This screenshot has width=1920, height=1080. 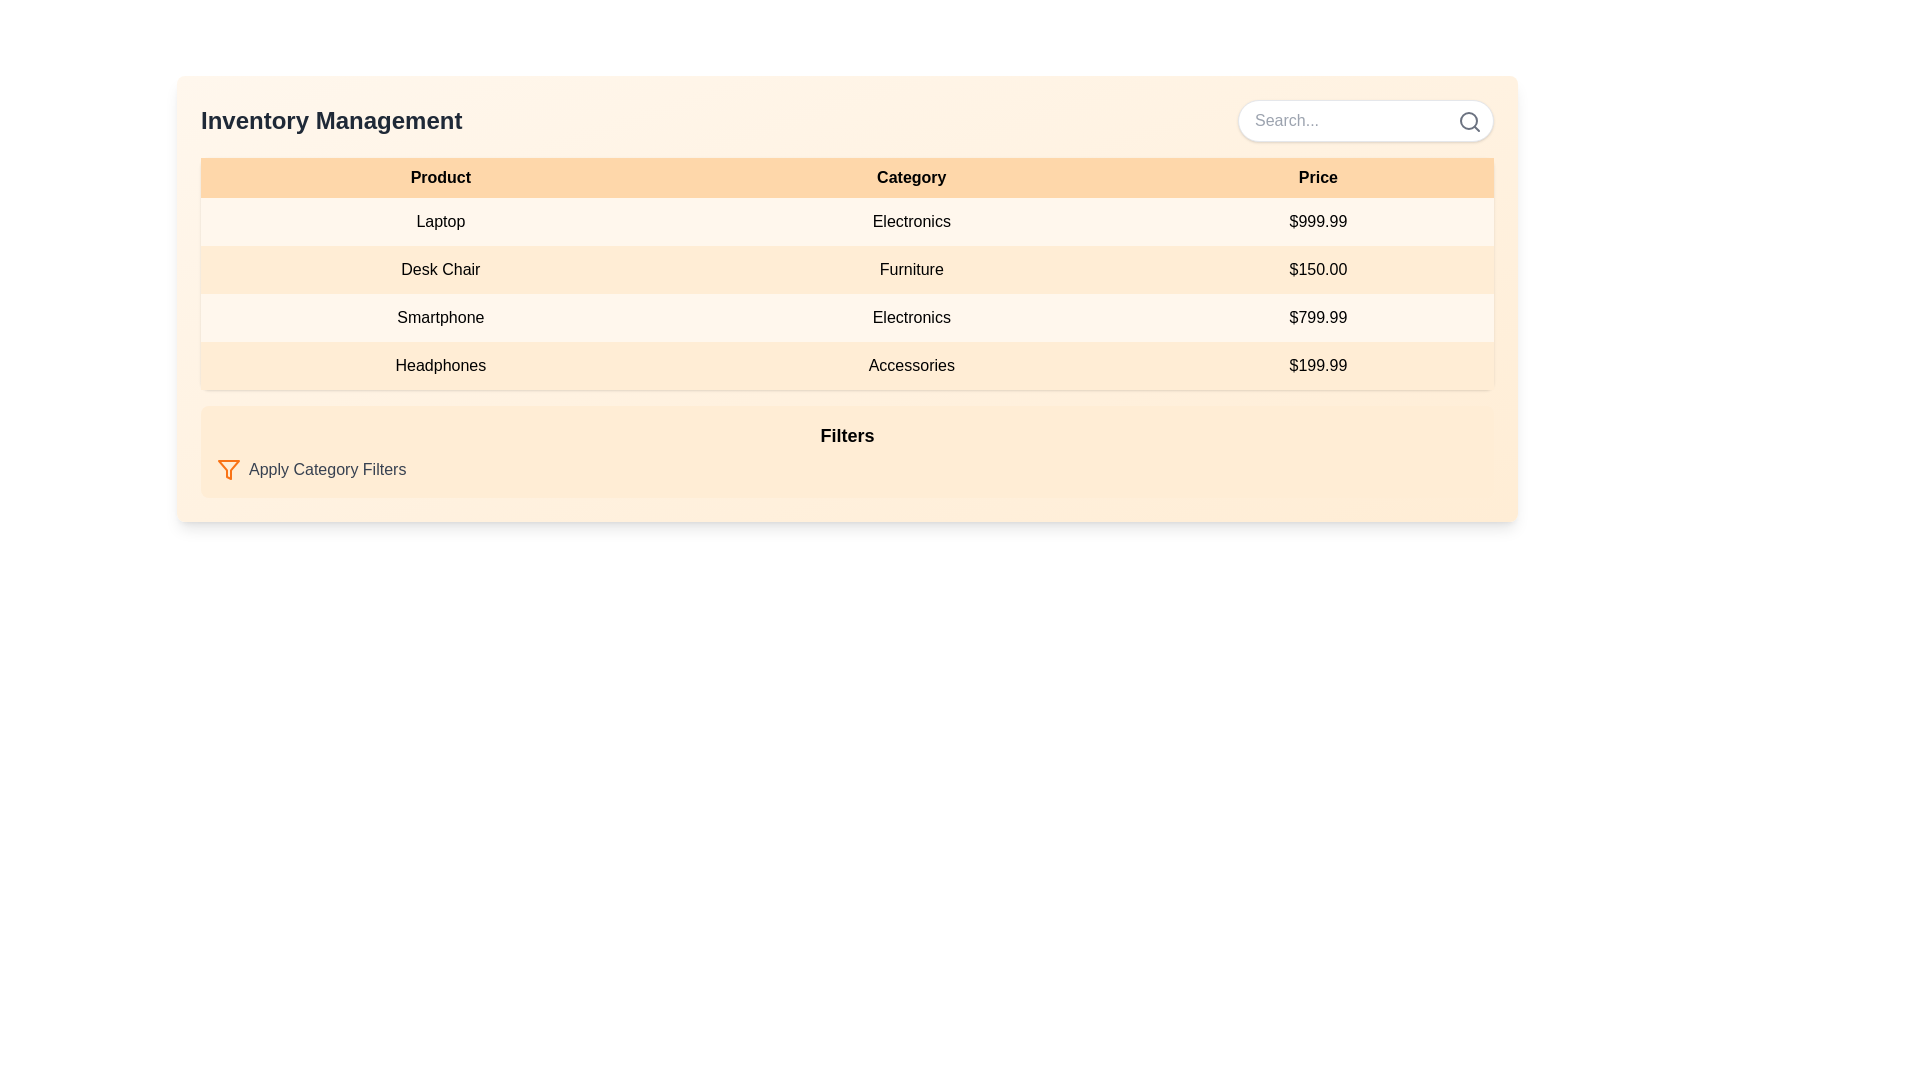 What do you see at coordinates (910, 222) in the screenshot?
I see `text label indicating the category 'Electronics' for the product 'Laptop', located in the second column of the first row under the header 'Category'` at bounding box center [910, 222].